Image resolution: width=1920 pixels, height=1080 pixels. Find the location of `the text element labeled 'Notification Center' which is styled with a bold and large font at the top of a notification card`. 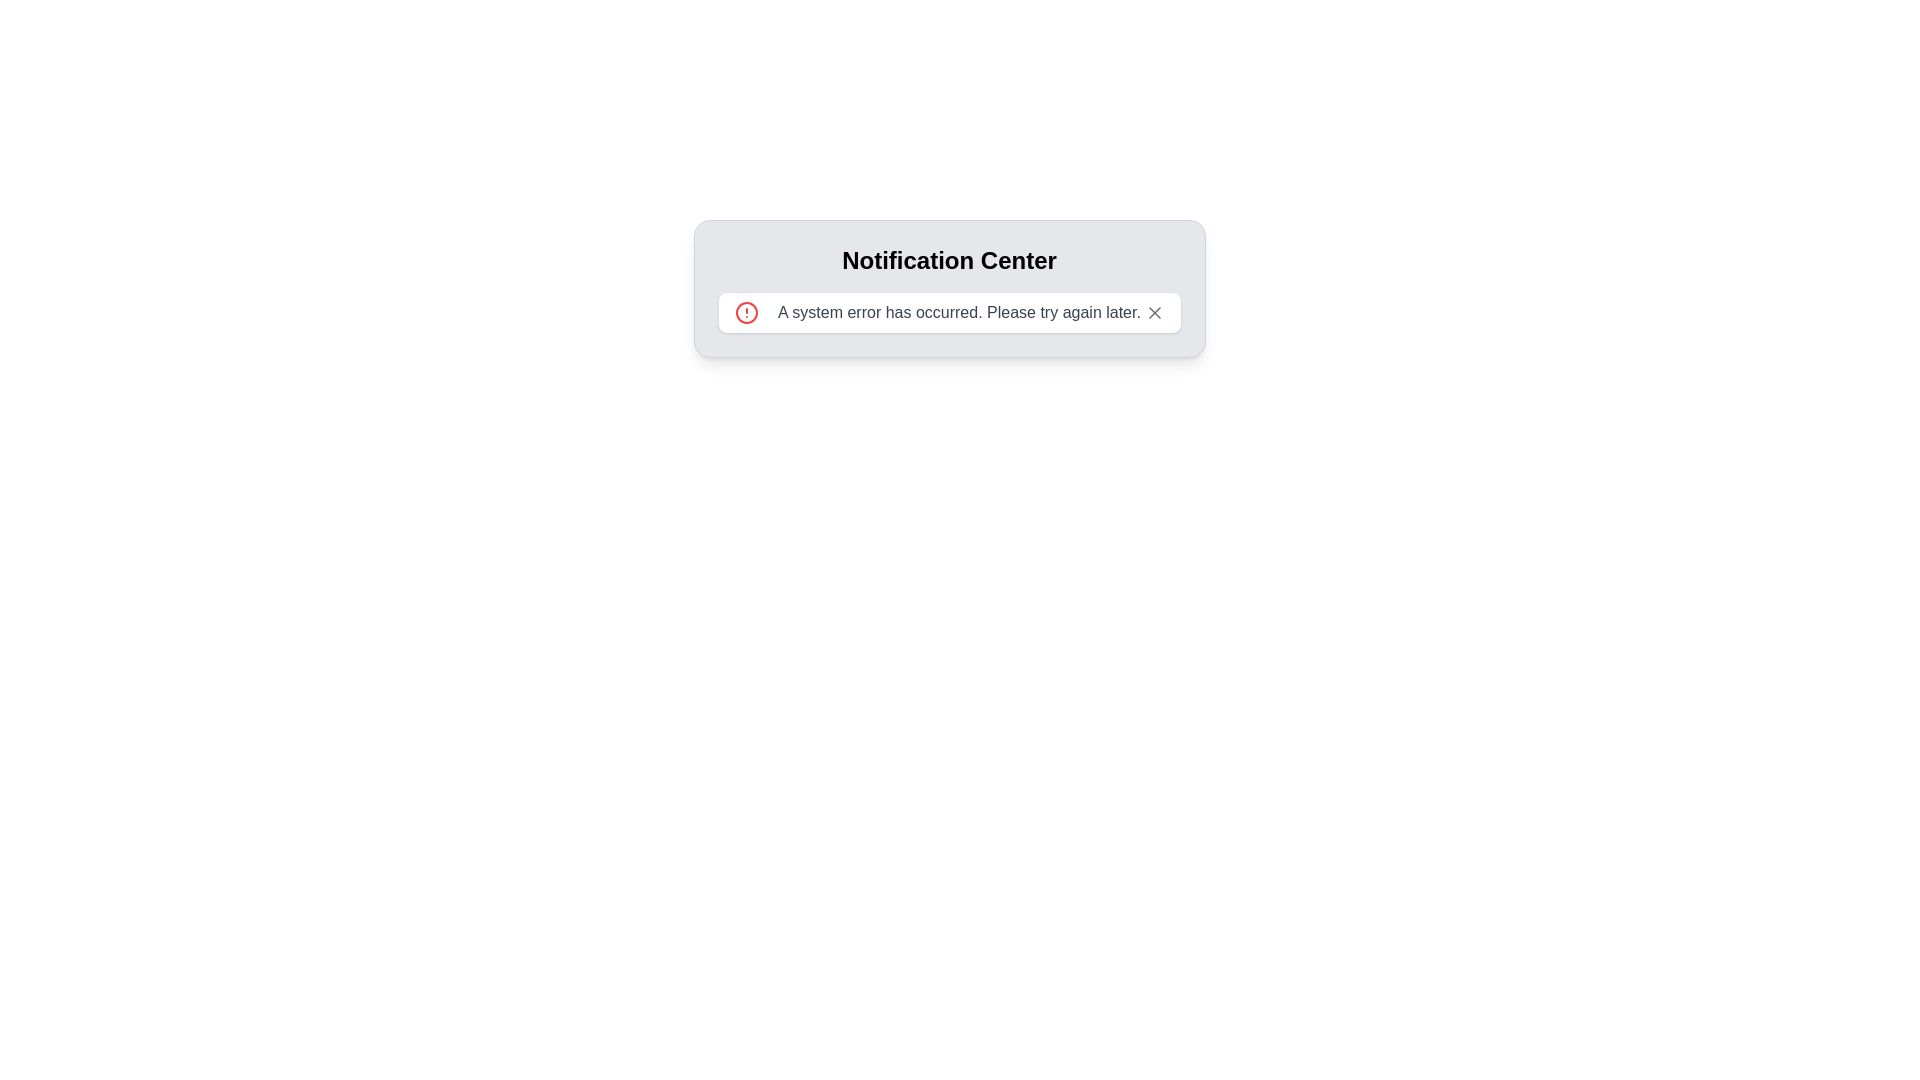

the text element labeled 'Notification Center' which is styled with a bold and large font at the top of a notification card is located at coordinates (948, 260).